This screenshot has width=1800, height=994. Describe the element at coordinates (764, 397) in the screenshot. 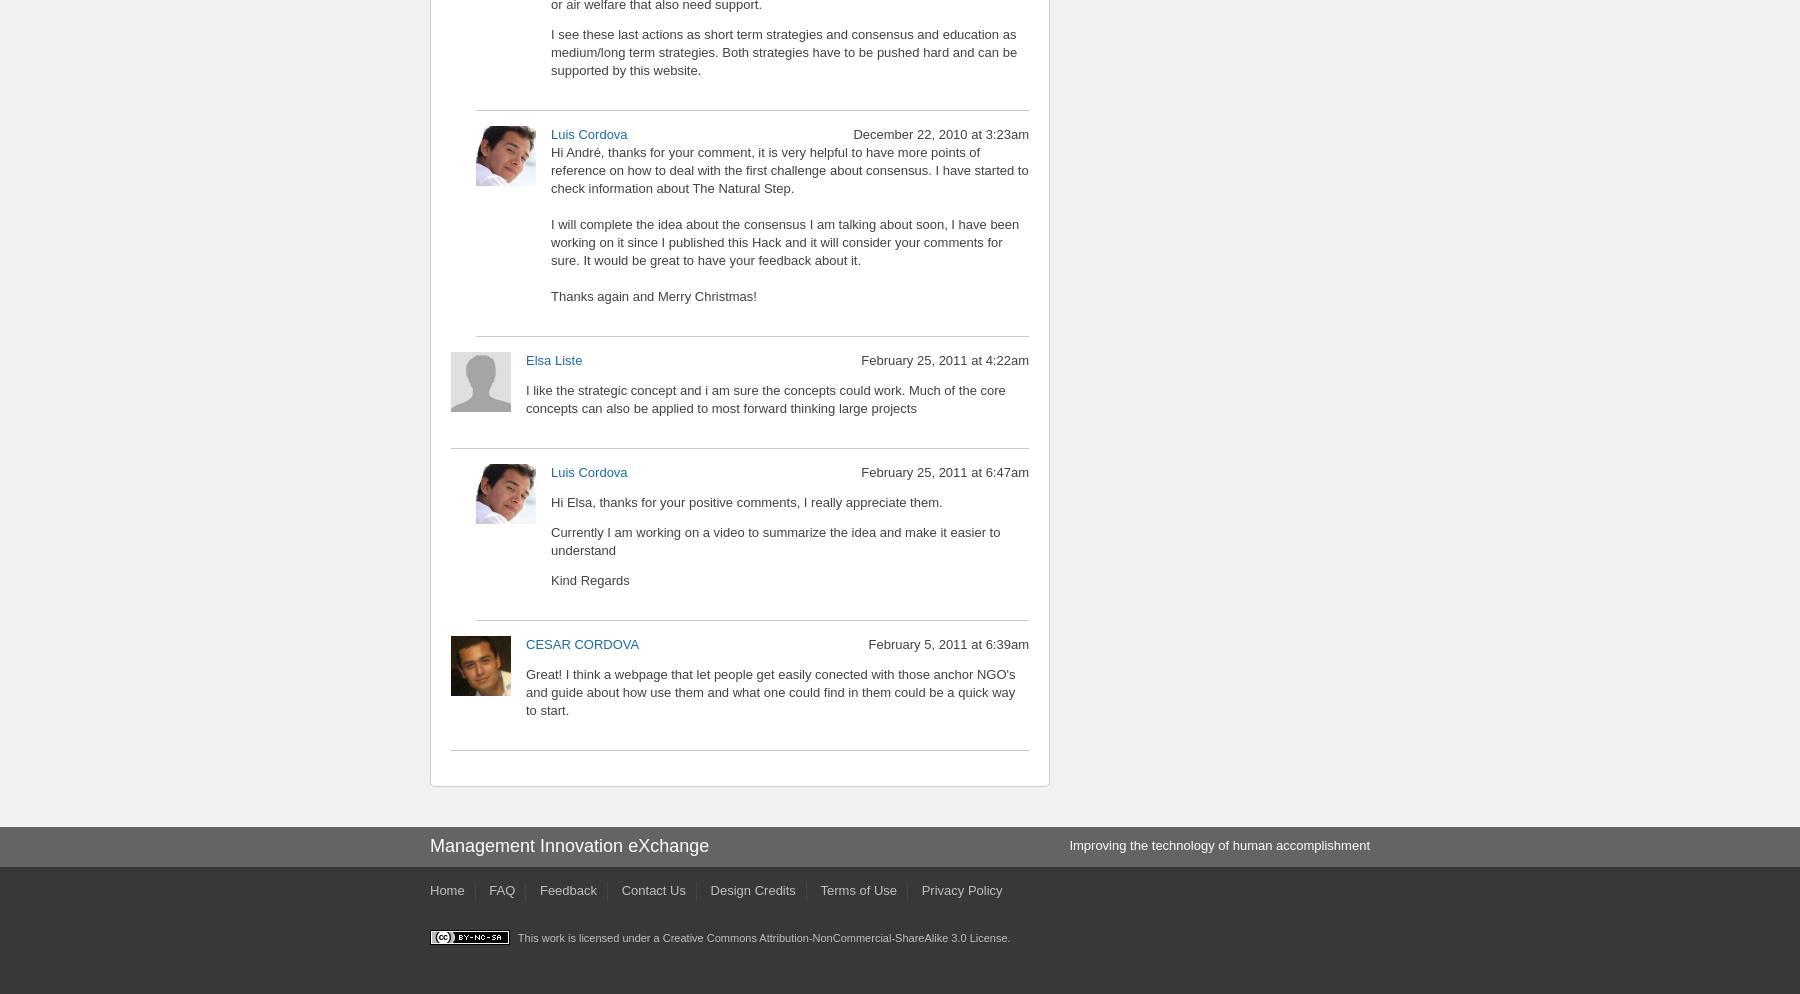

I see `'I like the strategic concept and i am sure the concepts could work. Much of the core concepts can also be applied to most forward thinking large projects'` at that location.